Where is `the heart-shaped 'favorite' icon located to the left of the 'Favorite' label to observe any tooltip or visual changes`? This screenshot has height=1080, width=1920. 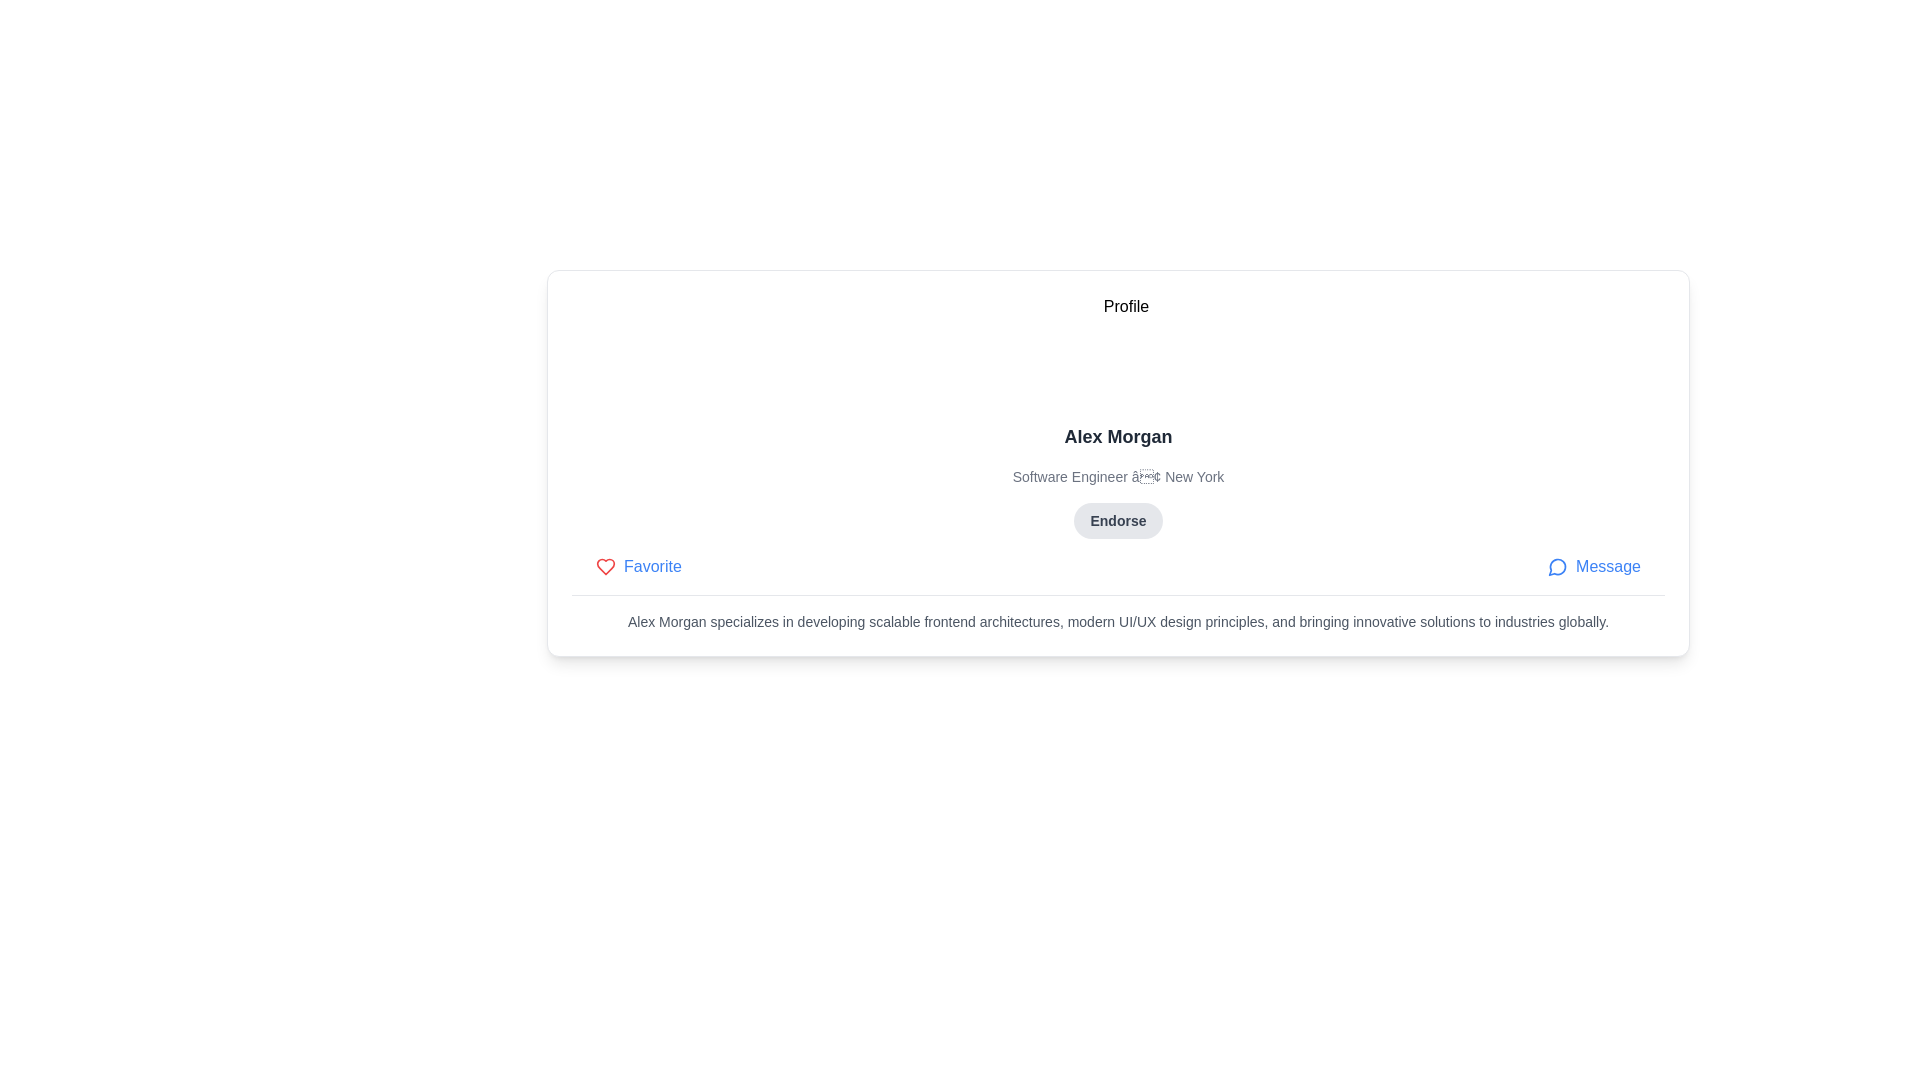 the heart-shaped 'favorite' icon located to the left of the 'Favorite' label to observe any tooltip or visual changes is located at coordinates (604, 567).